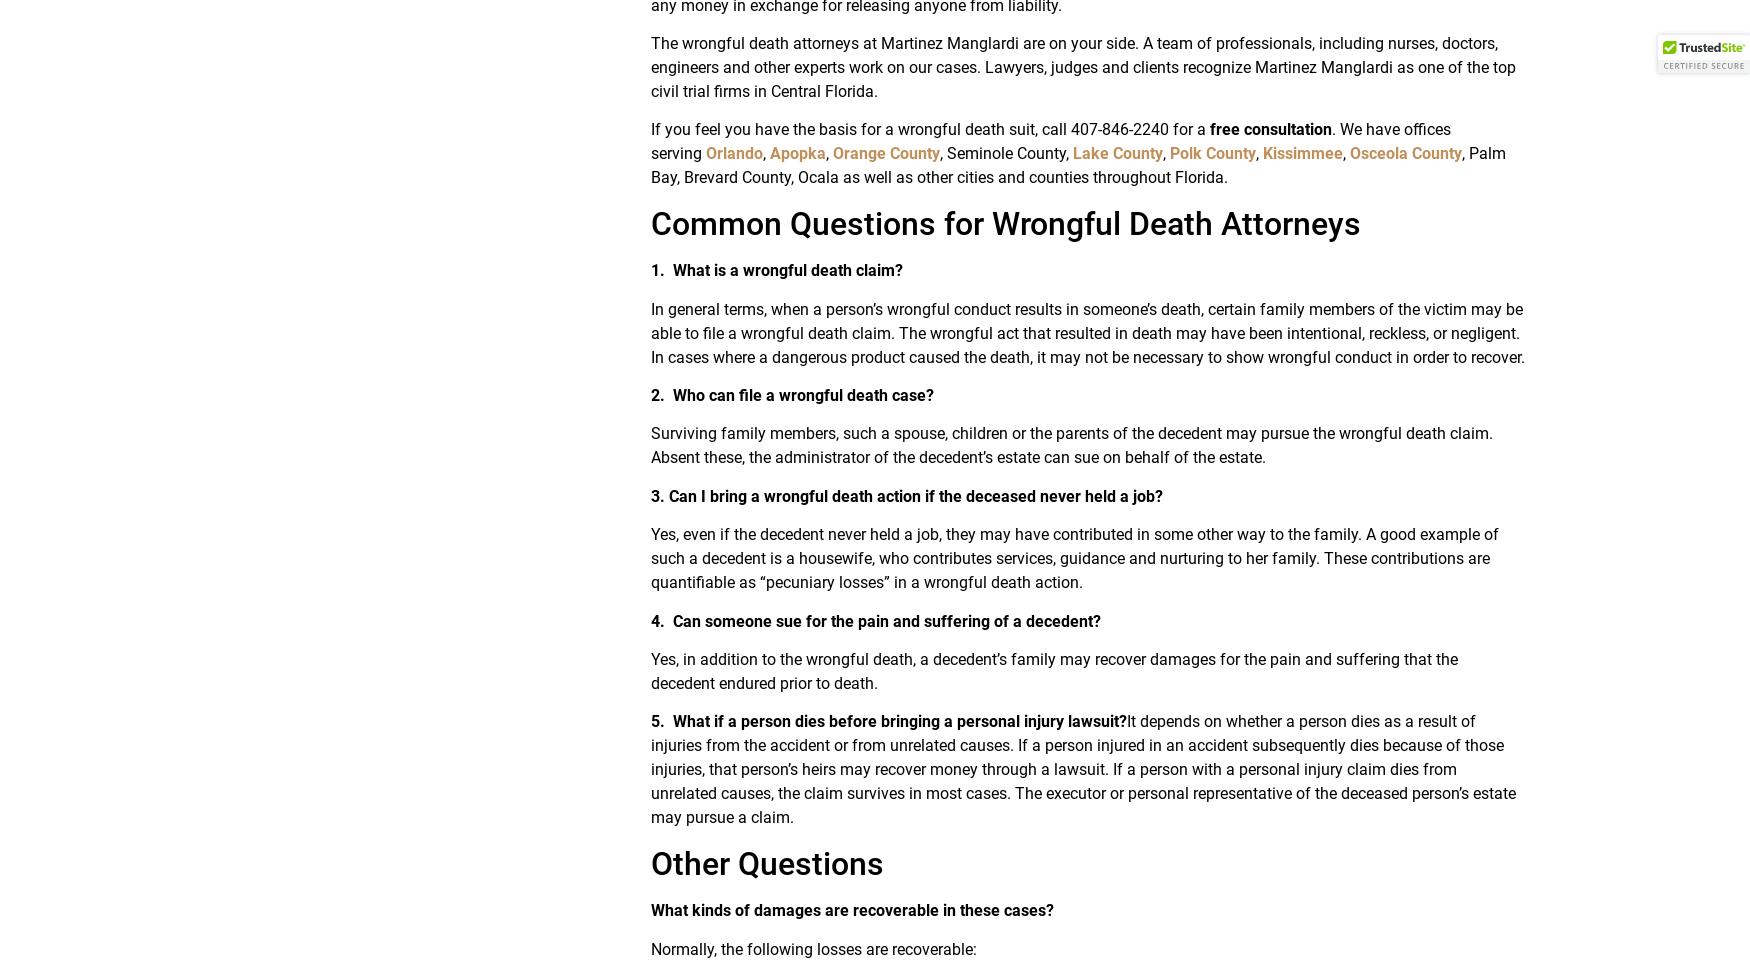 The width and height of the screenshot is (1750, 970). I want to click on '1.', so click(659, 269).